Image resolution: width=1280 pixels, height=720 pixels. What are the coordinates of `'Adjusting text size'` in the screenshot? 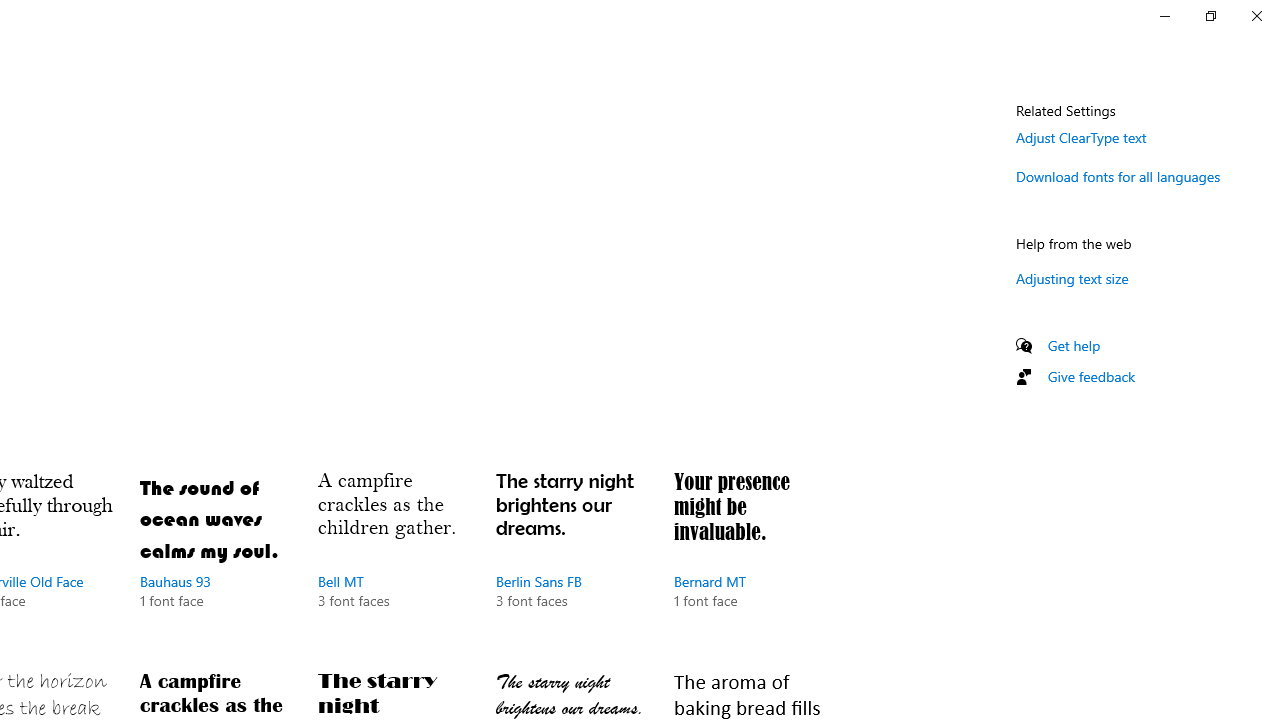 It's located at (1071, 278).